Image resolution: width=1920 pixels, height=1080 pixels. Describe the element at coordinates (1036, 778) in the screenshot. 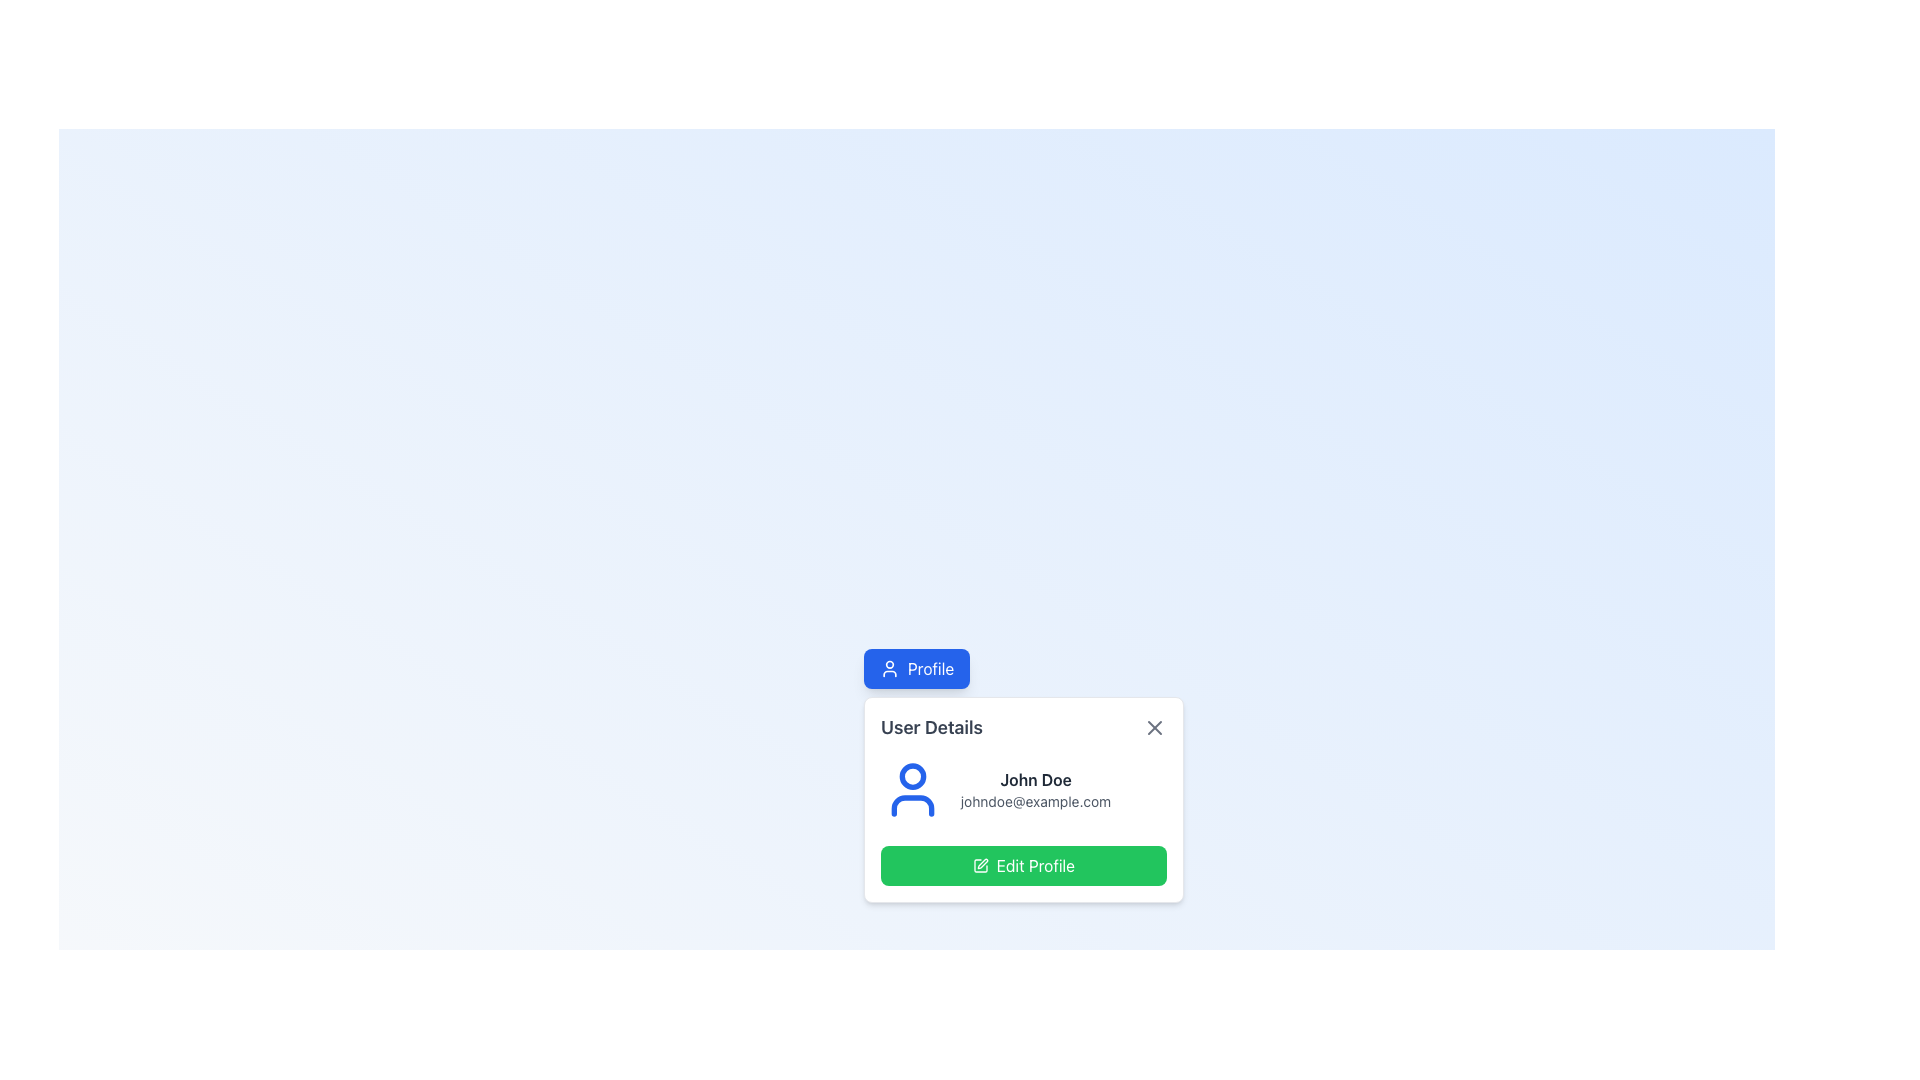

I see `text displayed in the user name label located in the 'User Details' card, positioned above the email address label and next to the user icon` at that location.